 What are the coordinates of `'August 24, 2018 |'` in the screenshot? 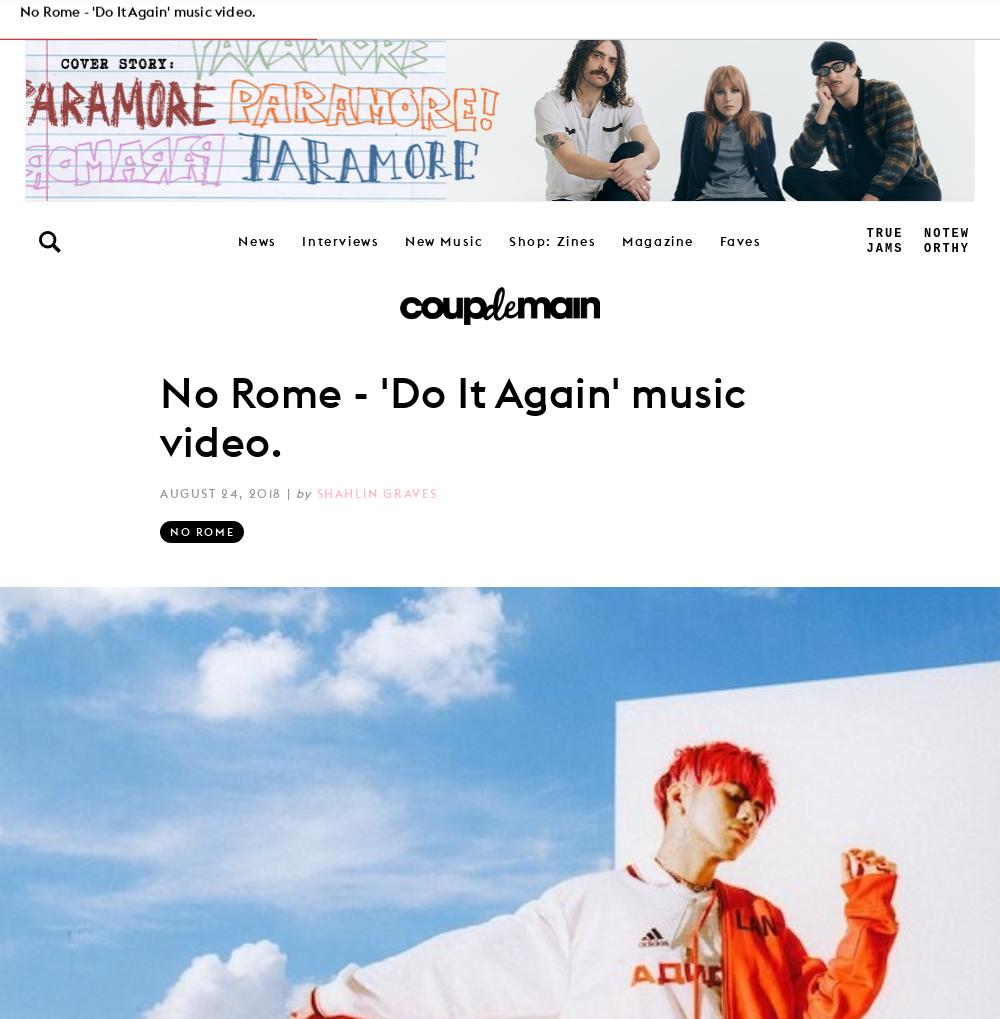 It's located at (226, 491).